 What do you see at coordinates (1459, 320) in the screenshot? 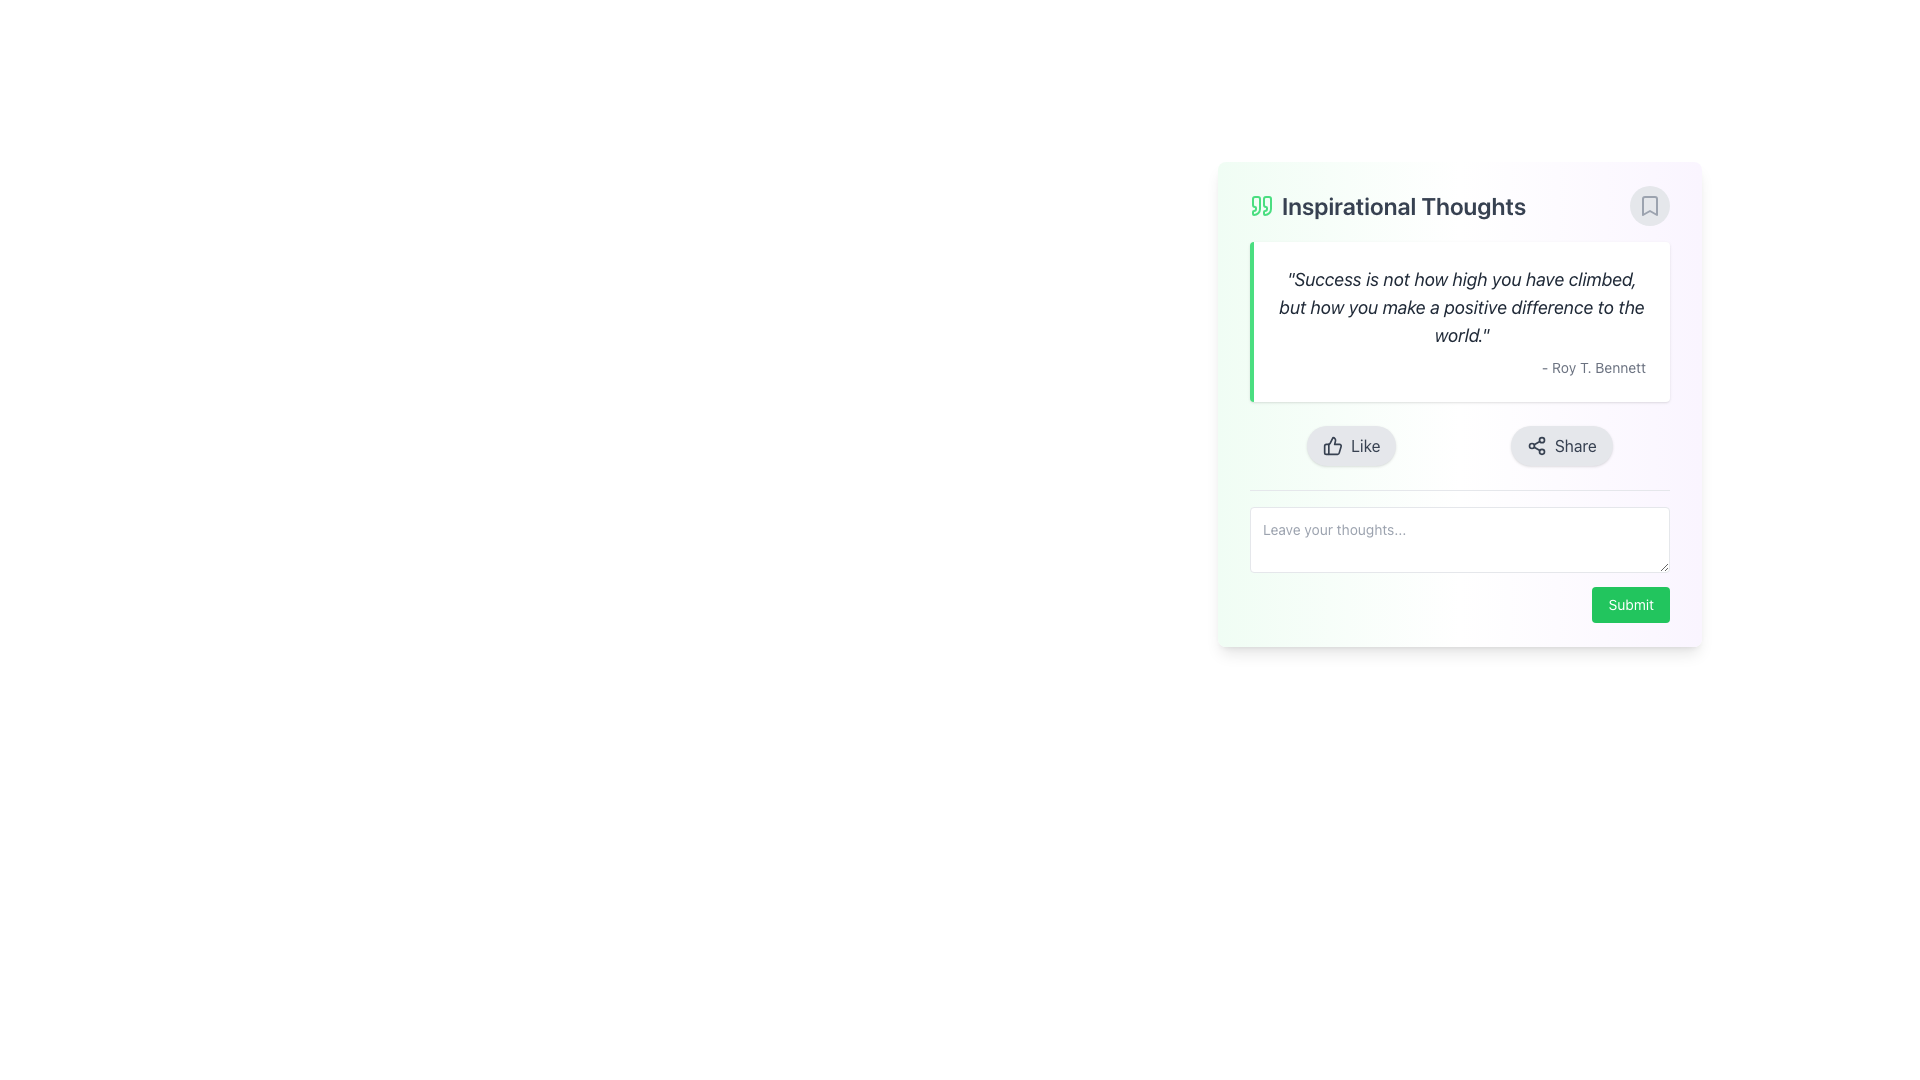
I see `the static text block displaying a motivational quote, located below the heading 'Inspirational Thoughts' and above the 'Like' and 'Share' buttons` at bounding box center [1459, 320].